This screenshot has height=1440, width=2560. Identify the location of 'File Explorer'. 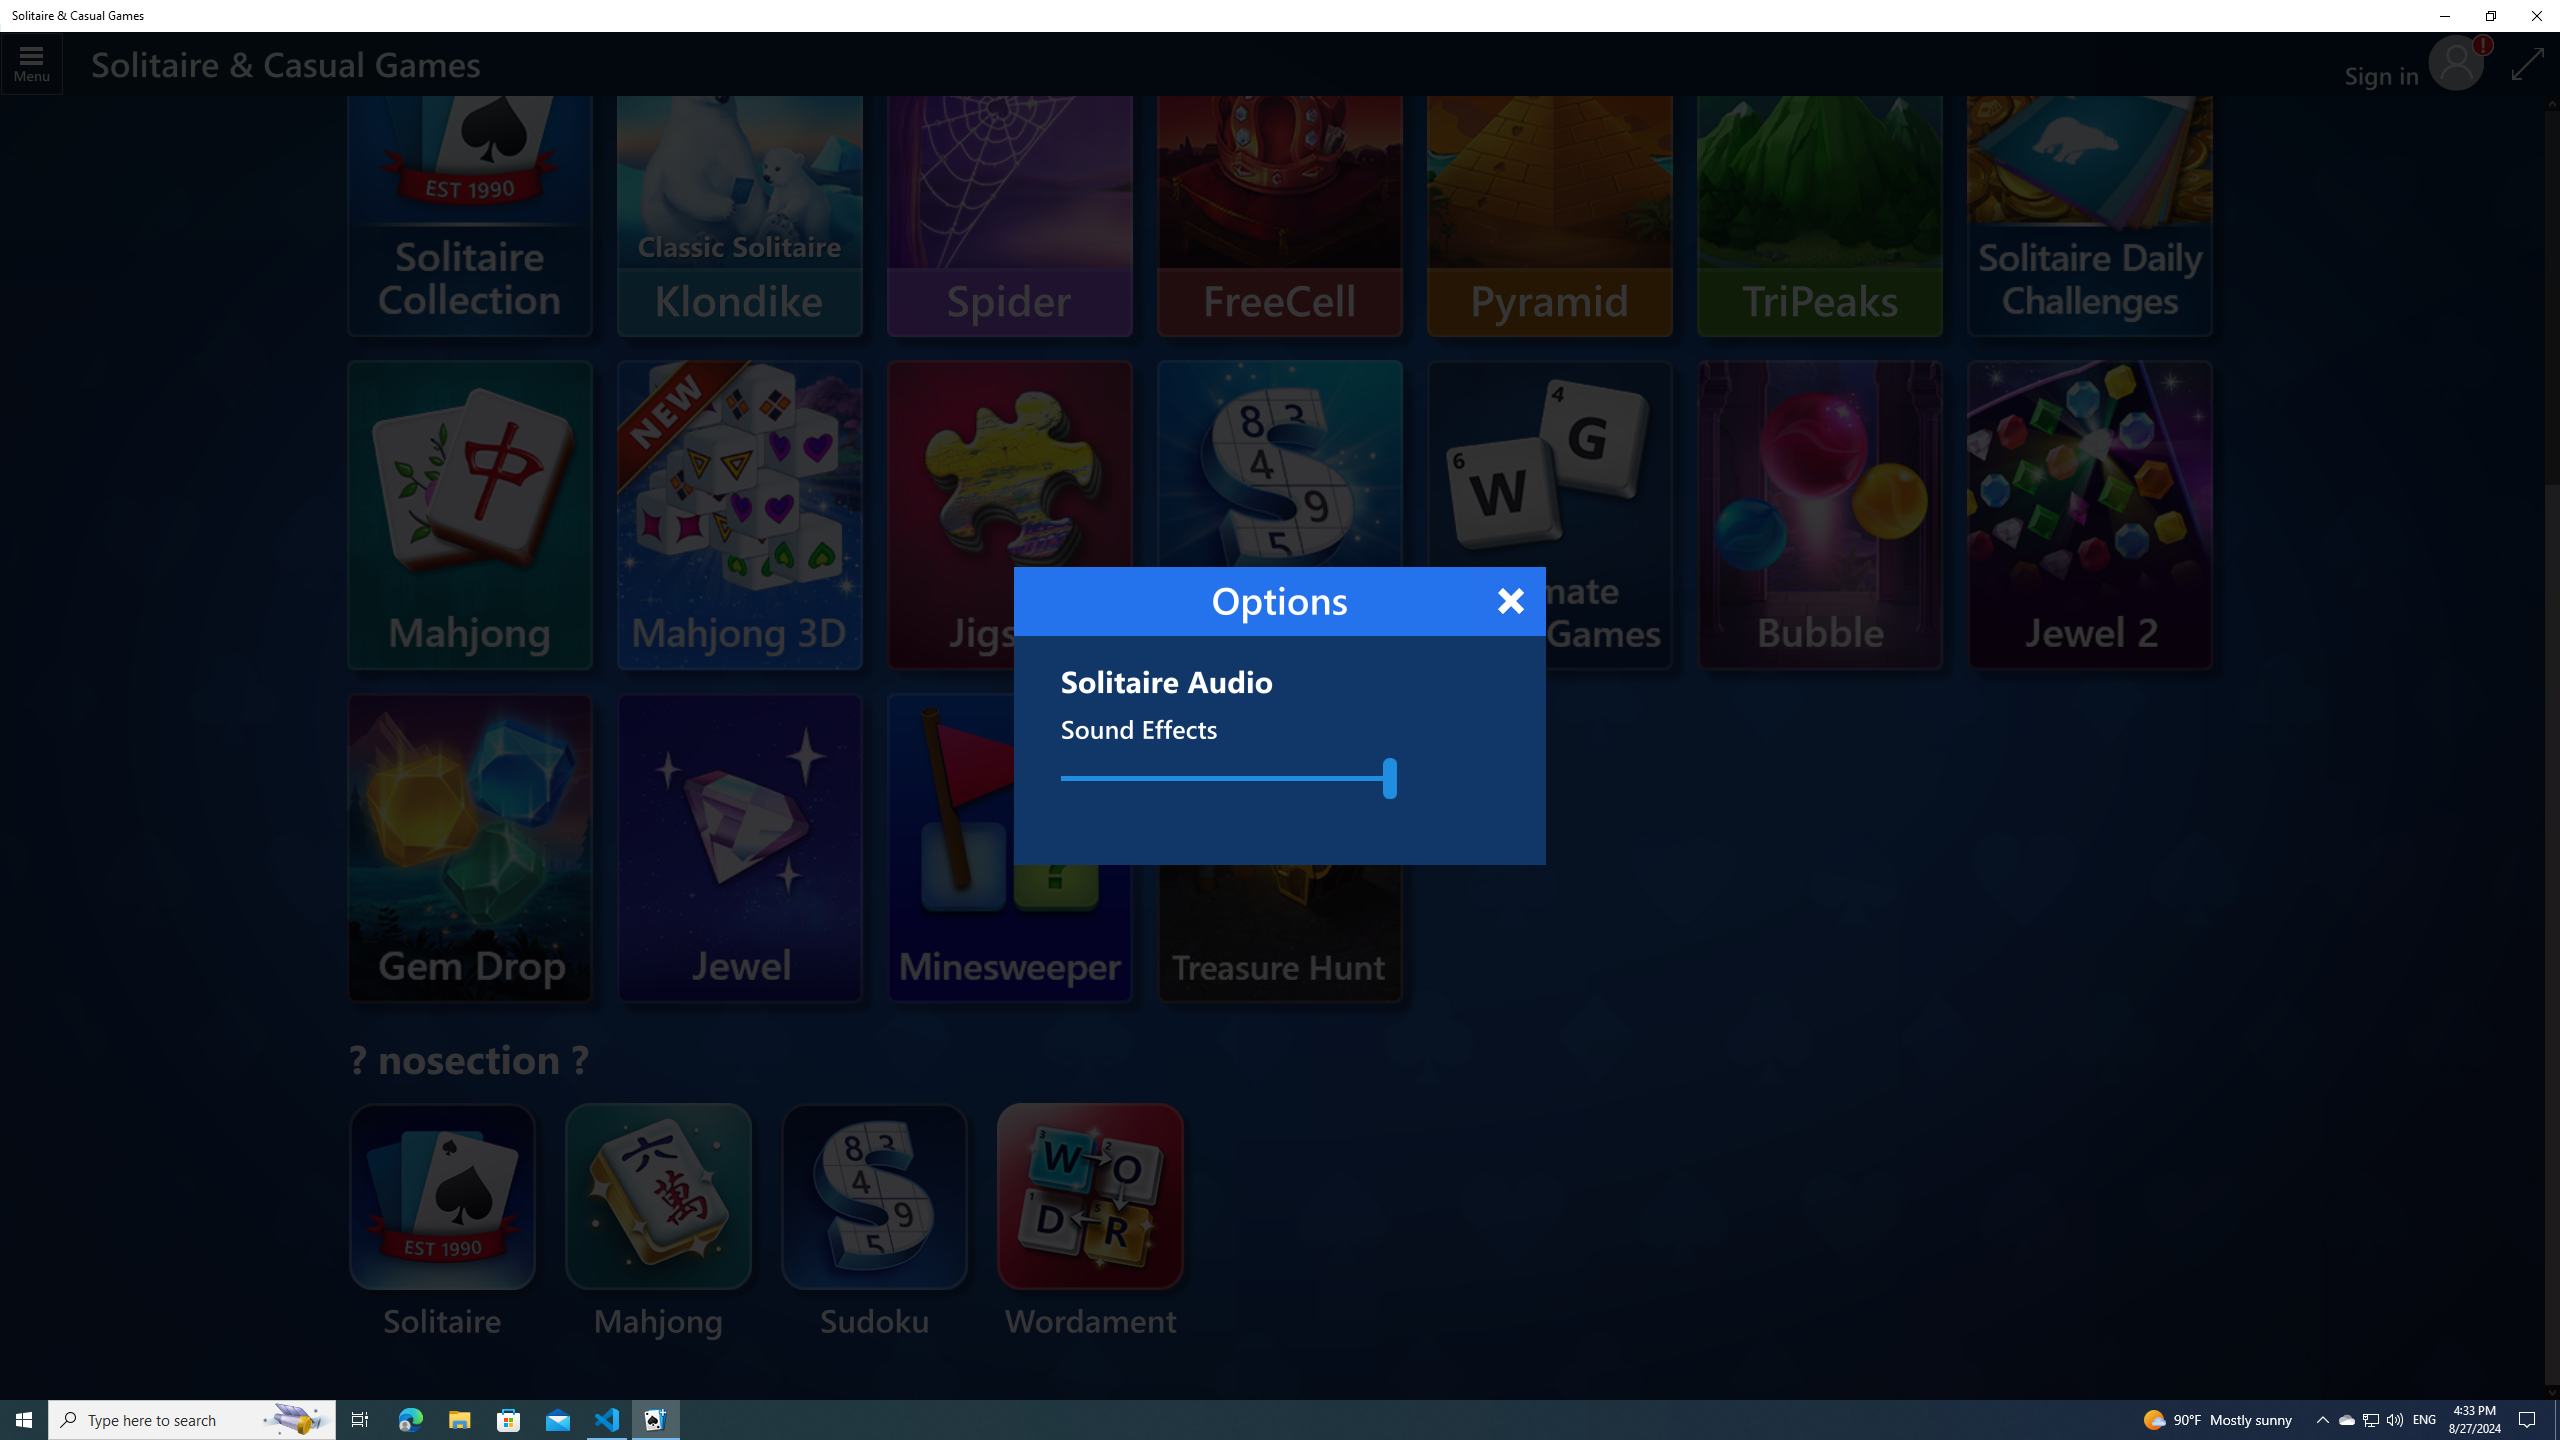
(458, 1418).